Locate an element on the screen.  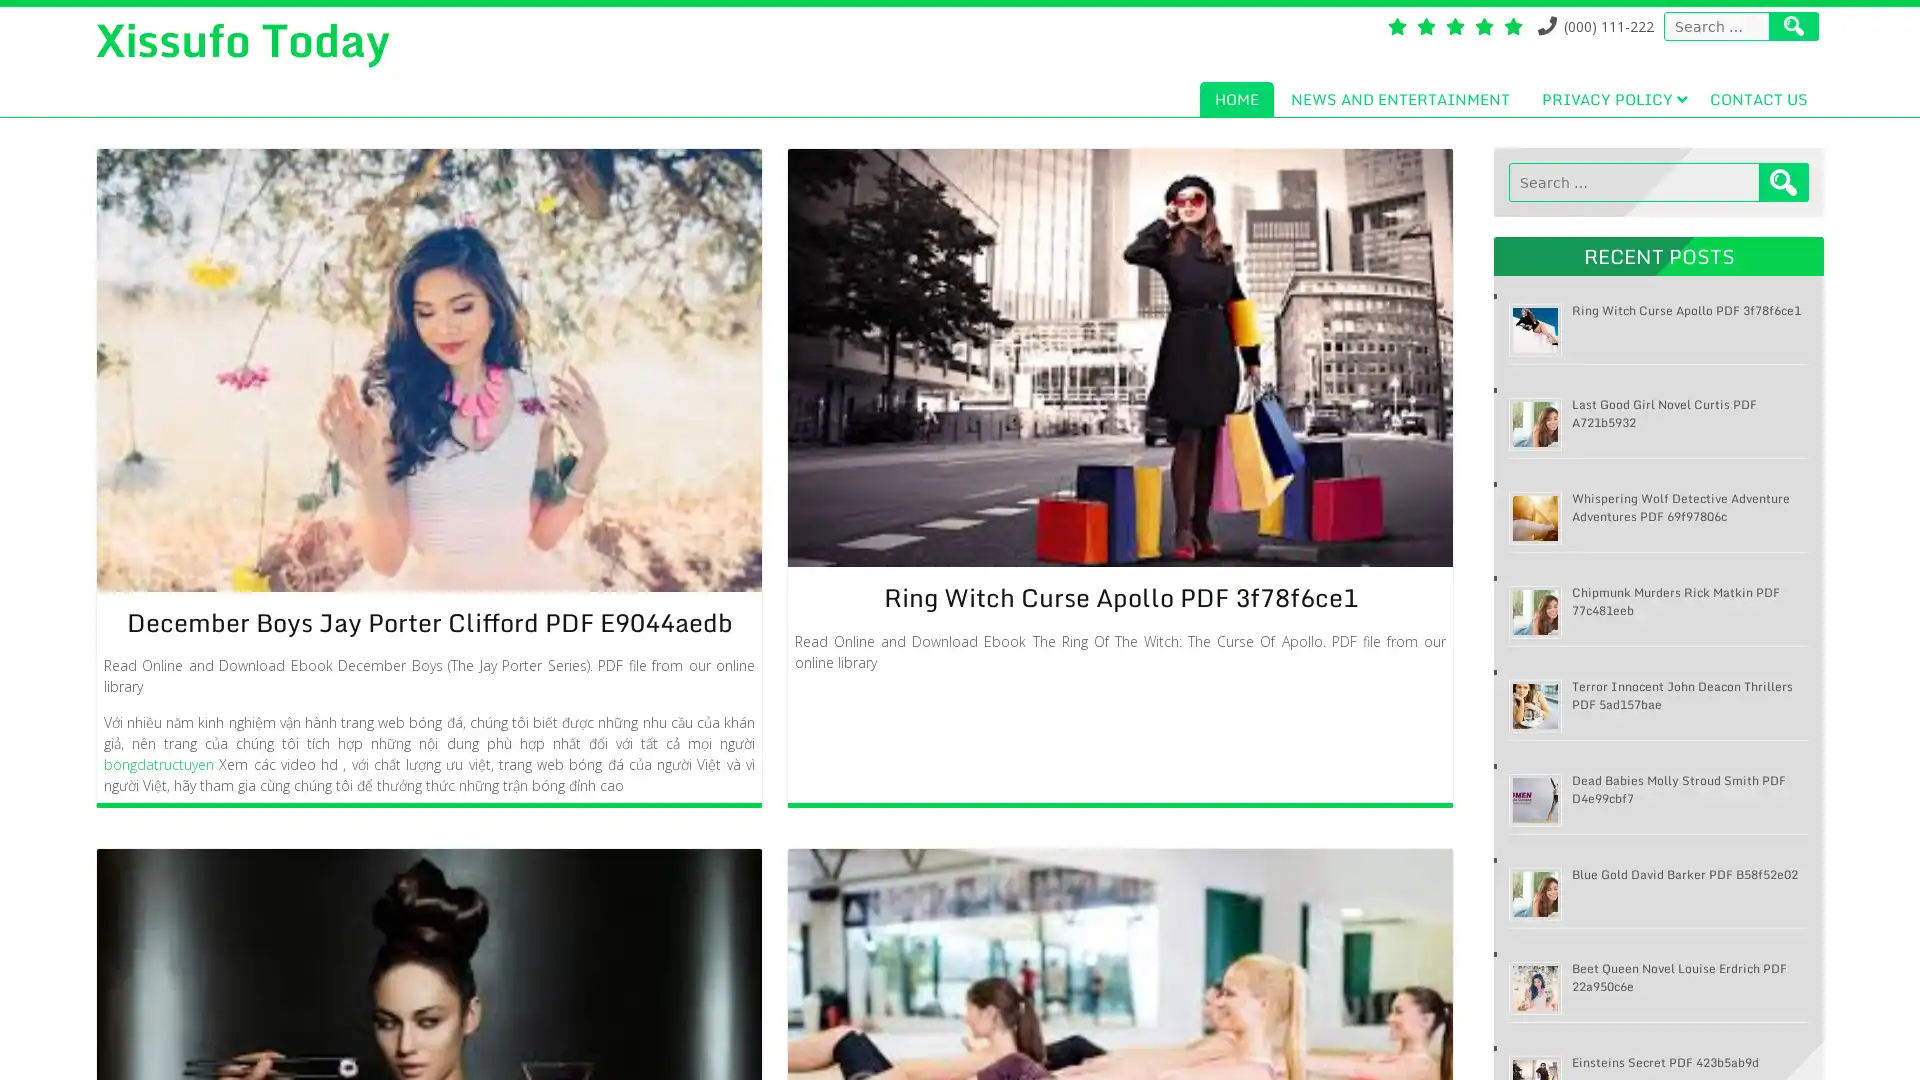
Search is located at coordinates (1794, 26).